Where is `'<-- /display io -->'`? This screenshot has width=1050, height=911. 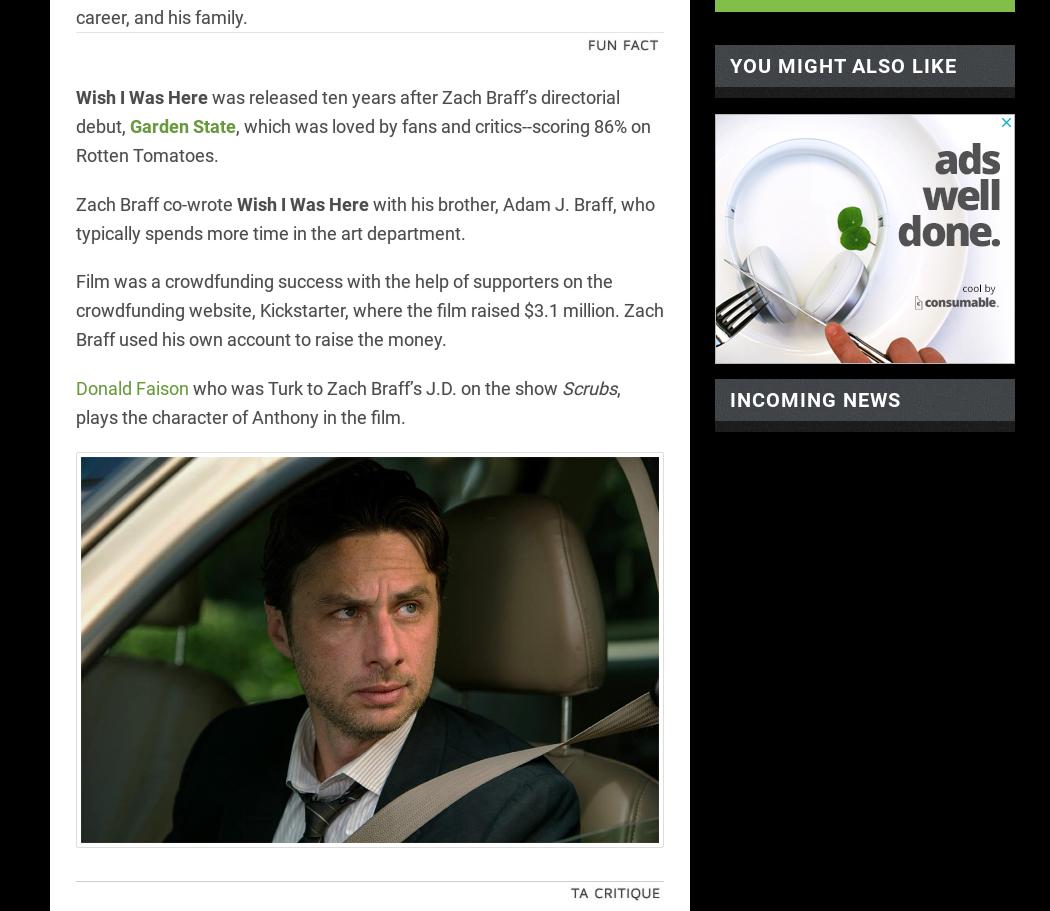
'<-- /display io -->' is located at coordinates (826, 35).